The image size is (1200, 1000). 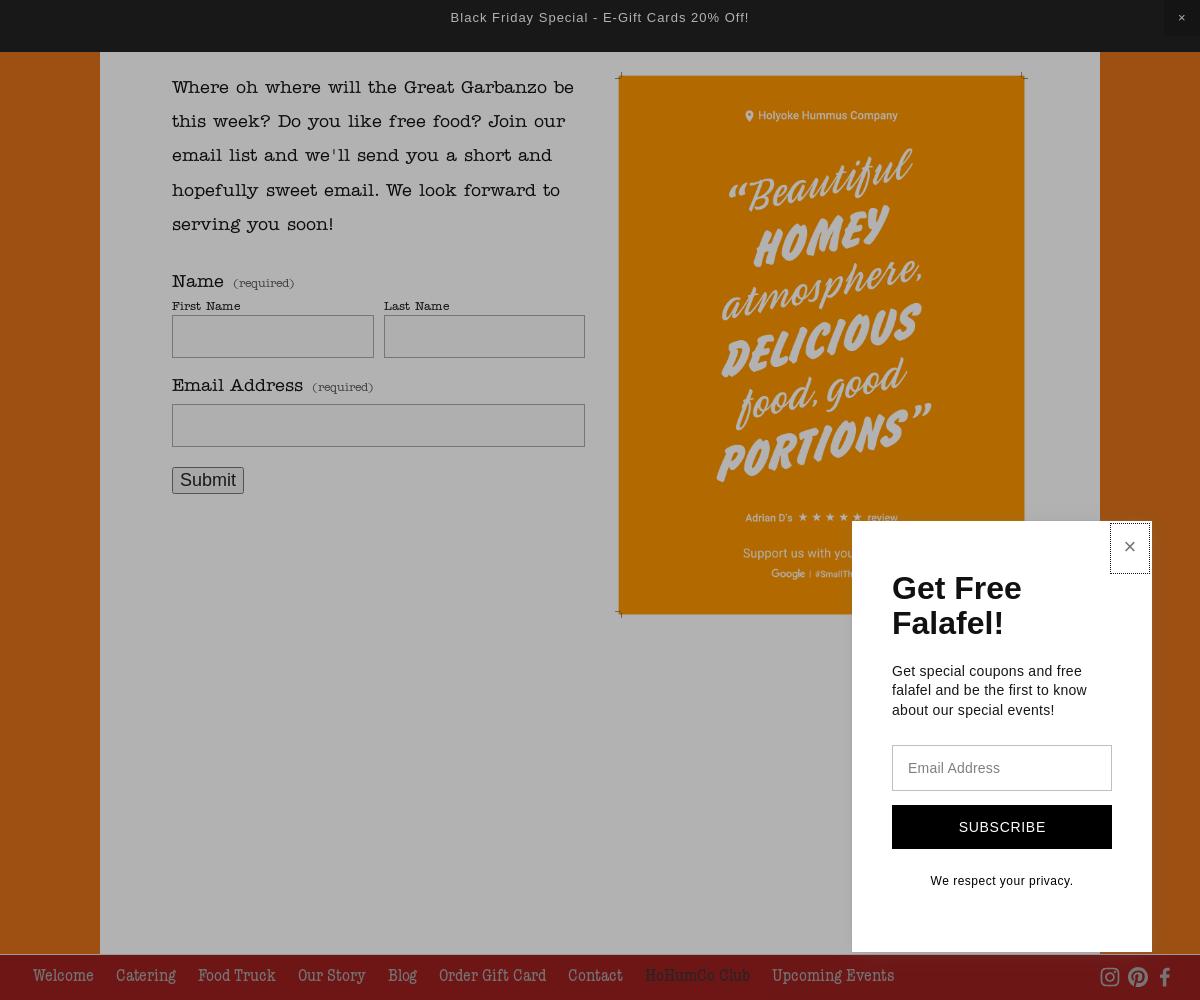 I want to click on 'Where oh where will the Great Garbanzo be this week? Do you like free food? Join our email list and we'll send you a short and hopefully sweet email. We look forward to serving you soon!', so click(x=376, y=156).